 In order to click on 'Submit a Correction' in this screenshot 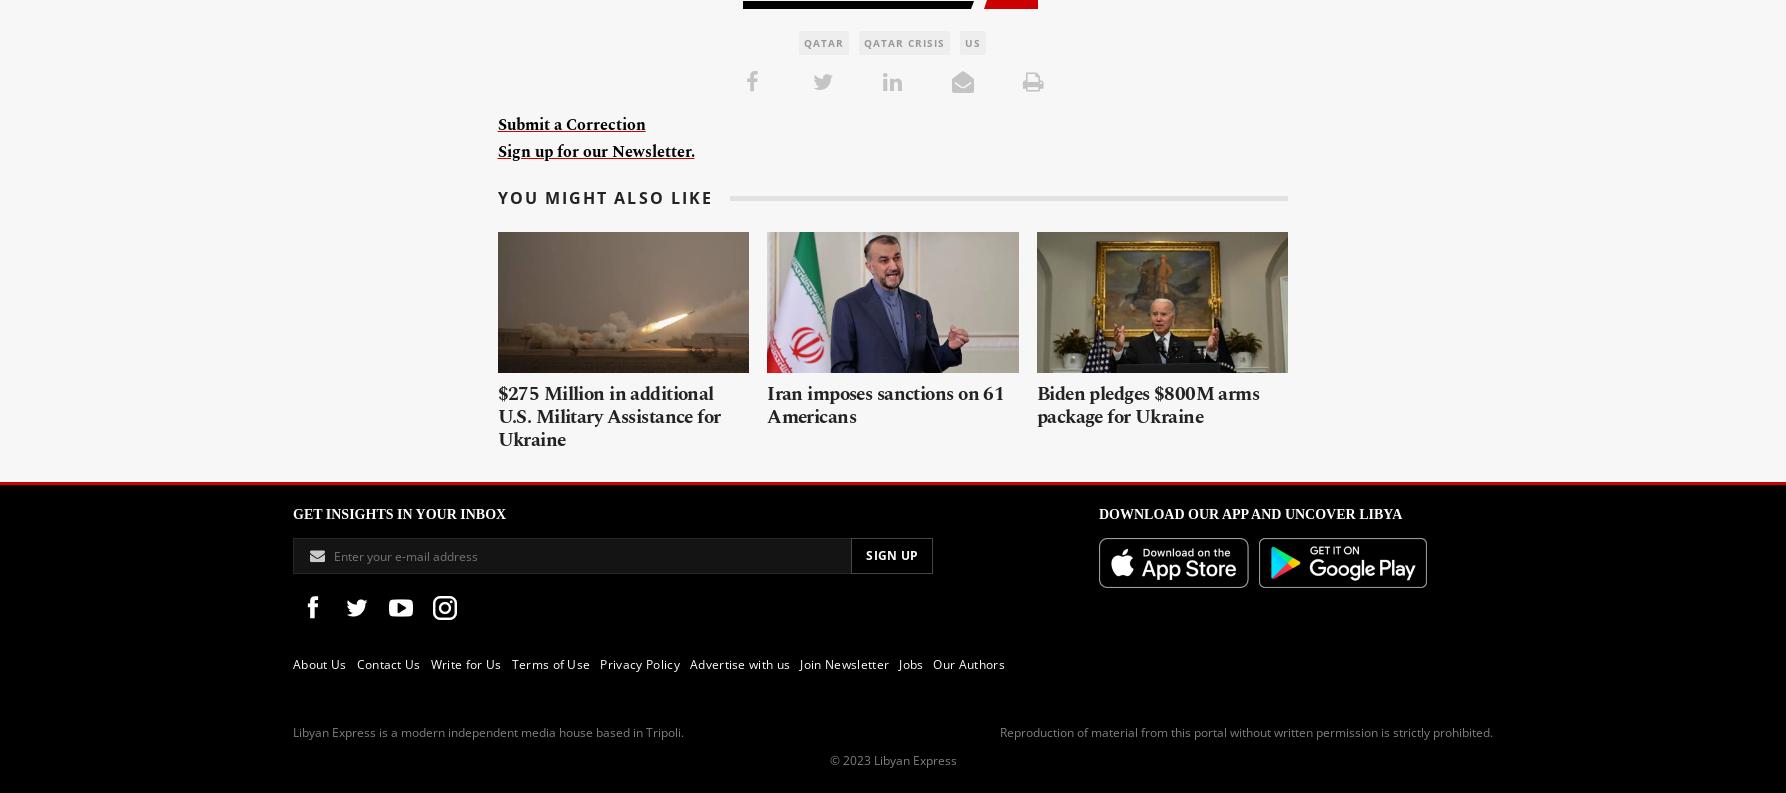, I will do `click(569, 123)`.